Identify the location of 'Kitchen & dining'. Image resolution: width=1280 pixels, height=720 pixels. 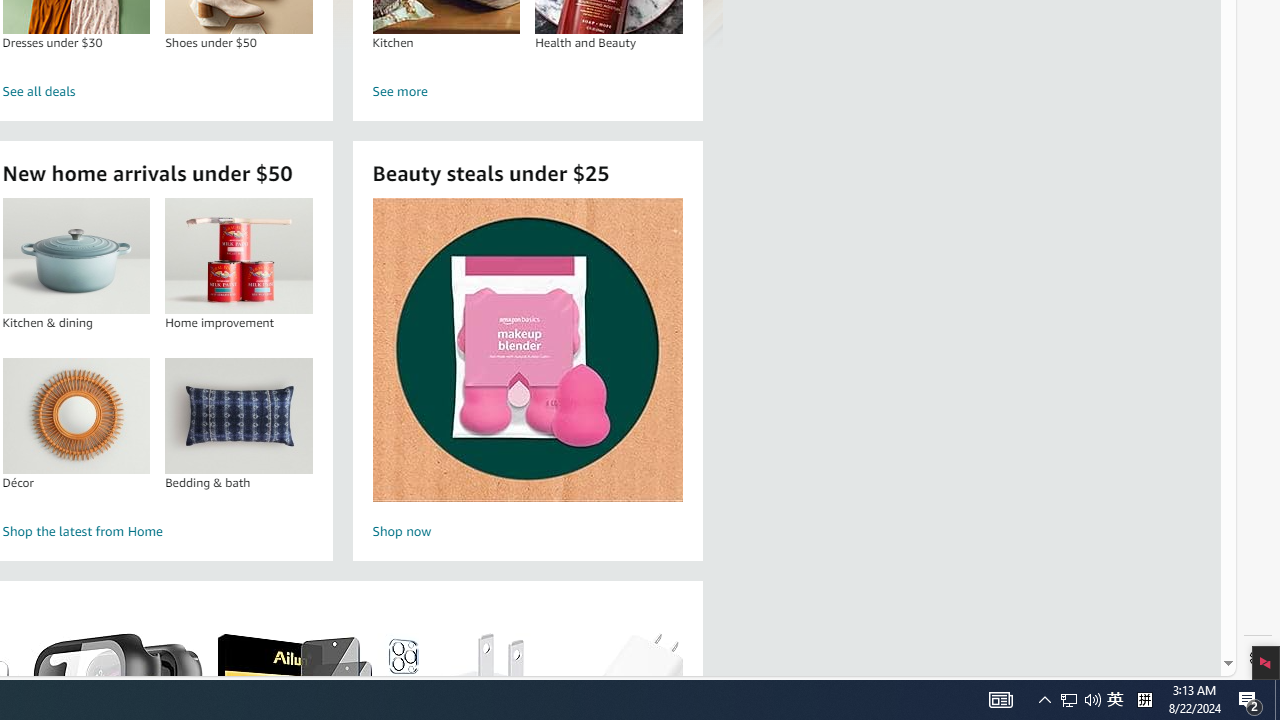
(76, 255).